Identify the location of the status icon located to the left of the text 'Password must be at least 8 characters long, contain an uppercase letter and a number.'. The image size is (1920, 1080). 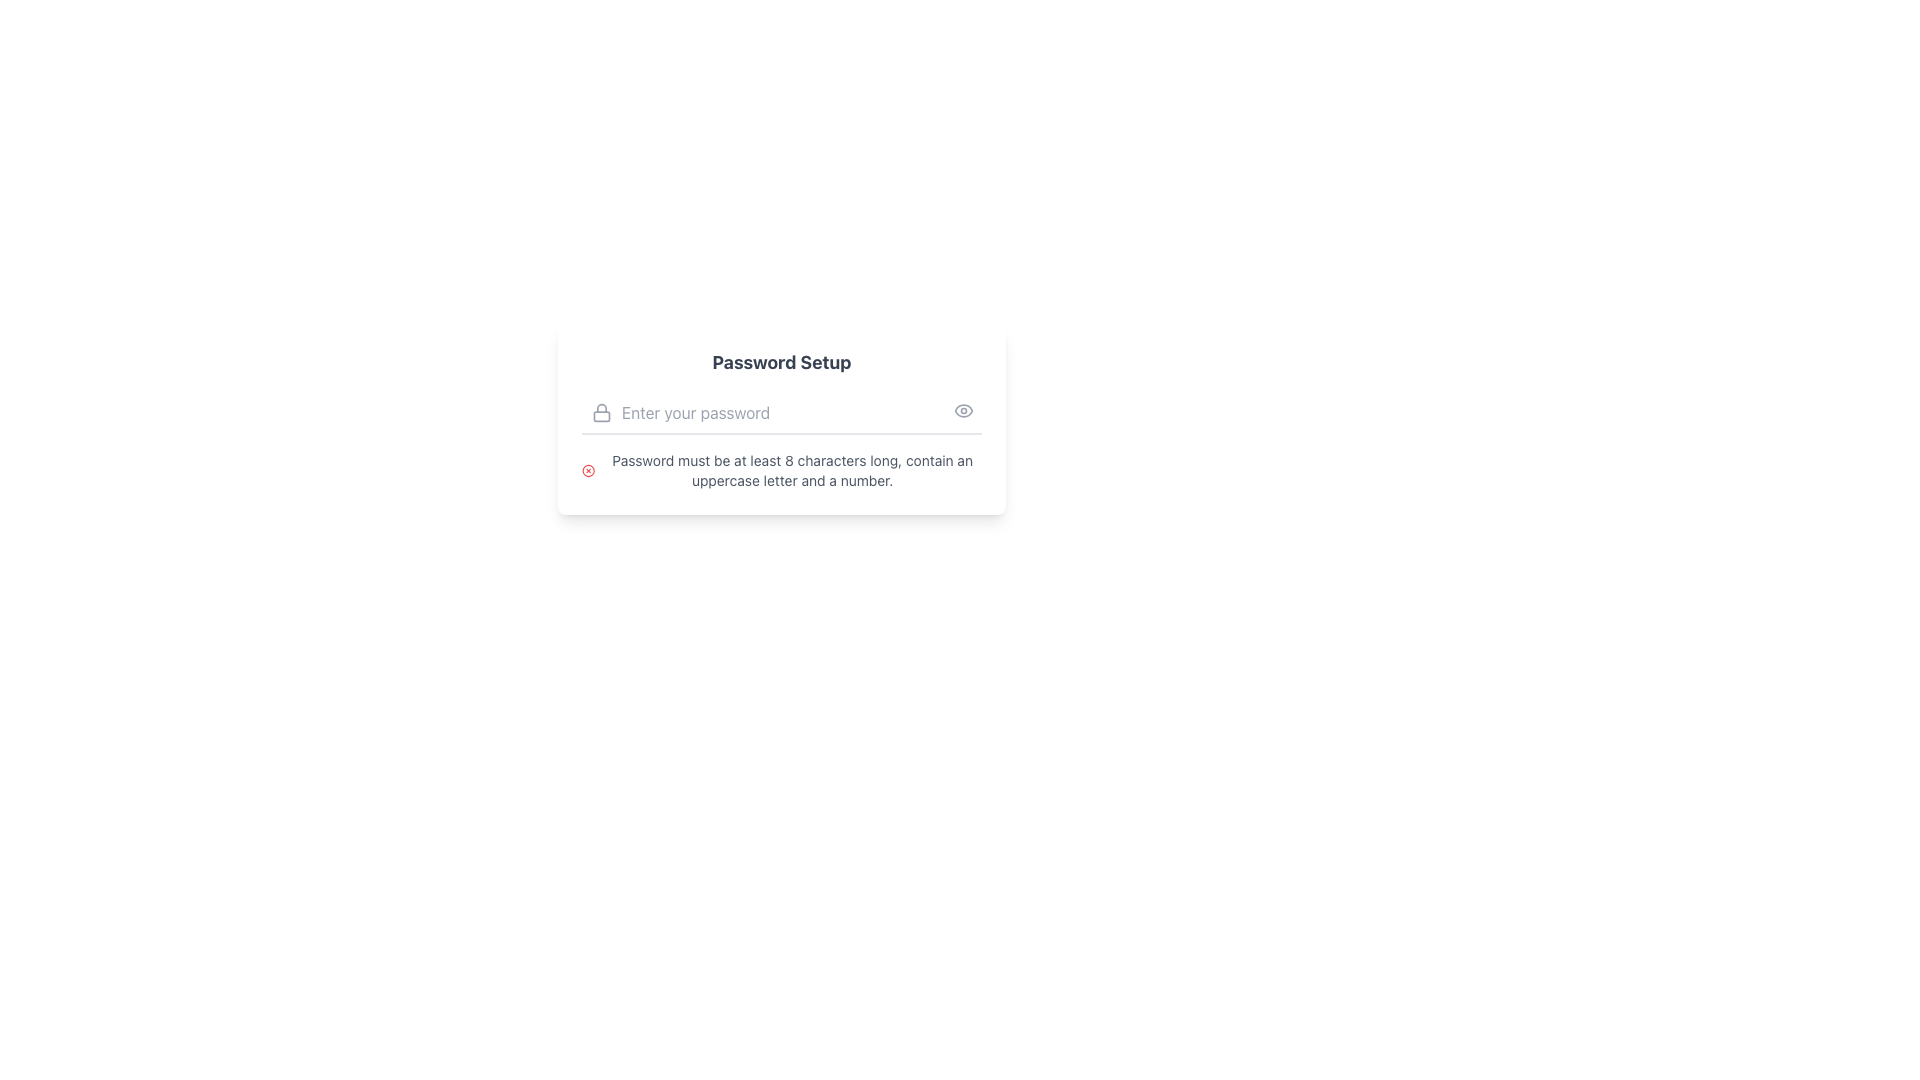
(587, 470).